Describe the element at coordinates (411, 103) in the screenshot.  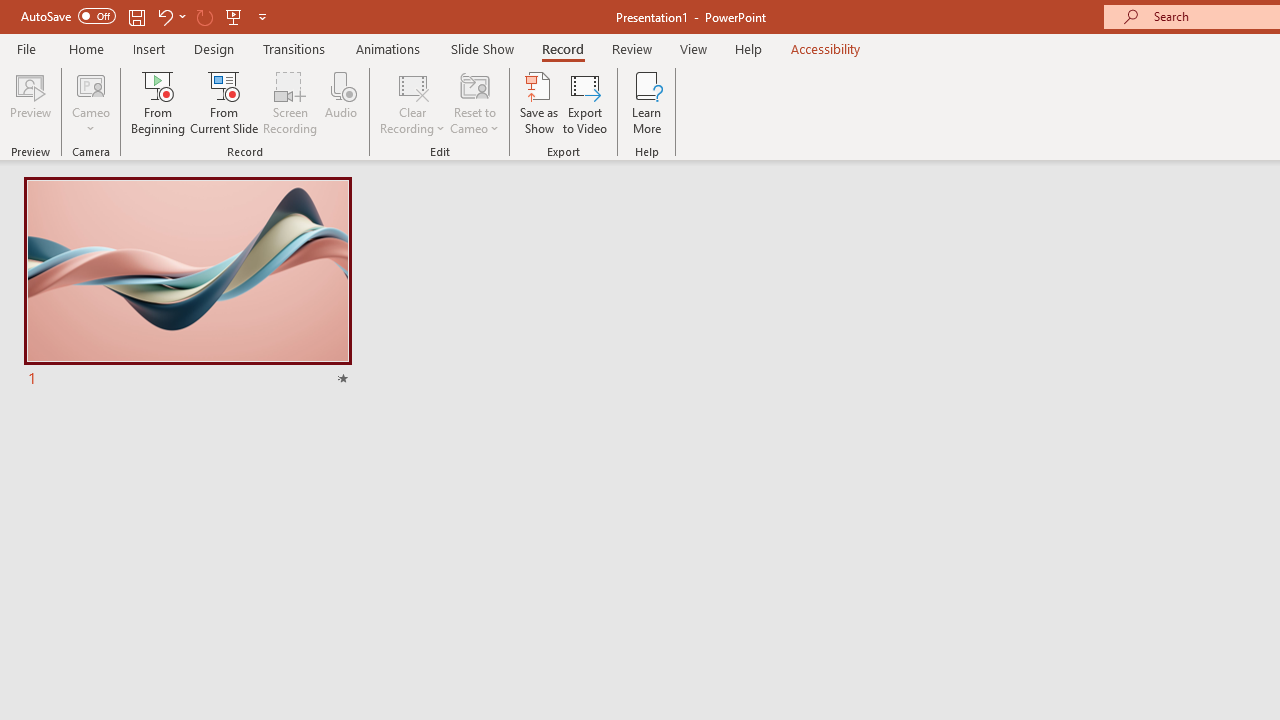
I see `'Clear Recording'` at that location.